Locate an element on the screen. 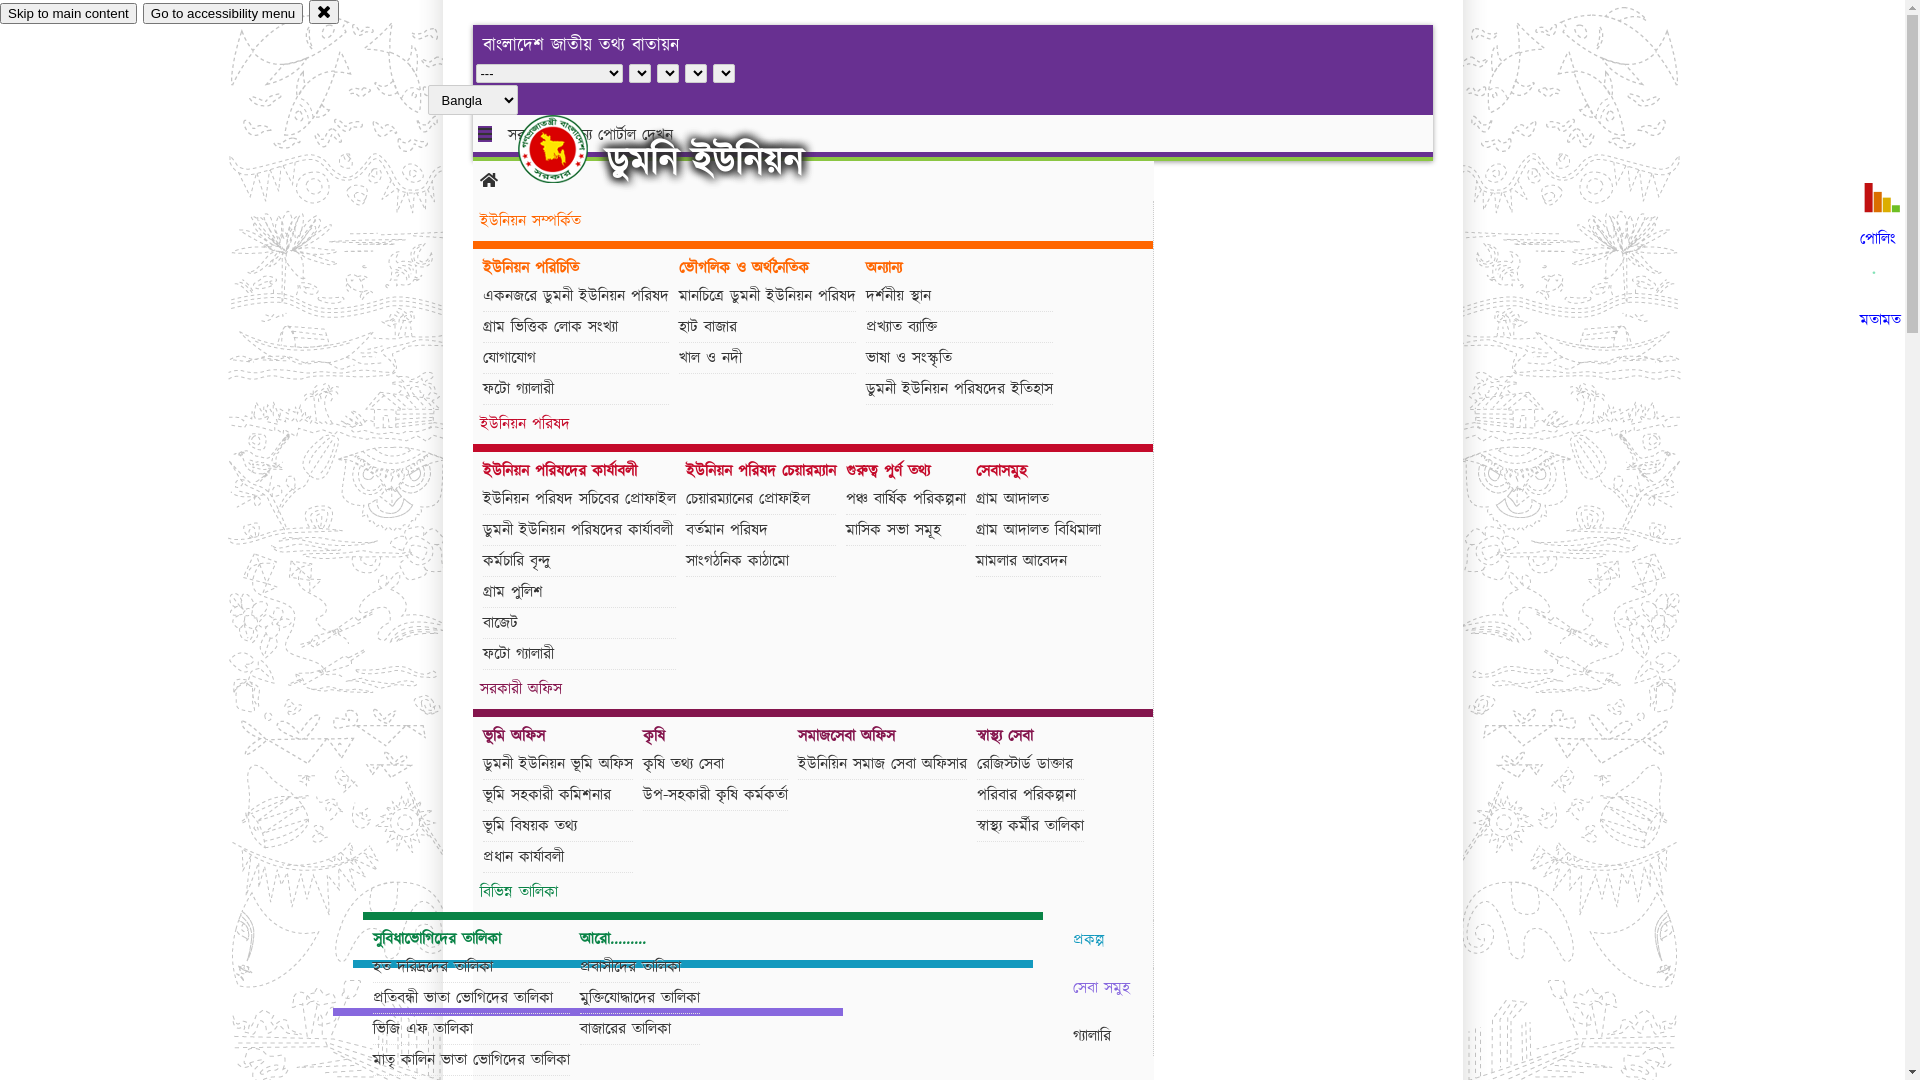 The image size is (1920, 1080). 'Skip to main content' is located at coordinates (68, 13).